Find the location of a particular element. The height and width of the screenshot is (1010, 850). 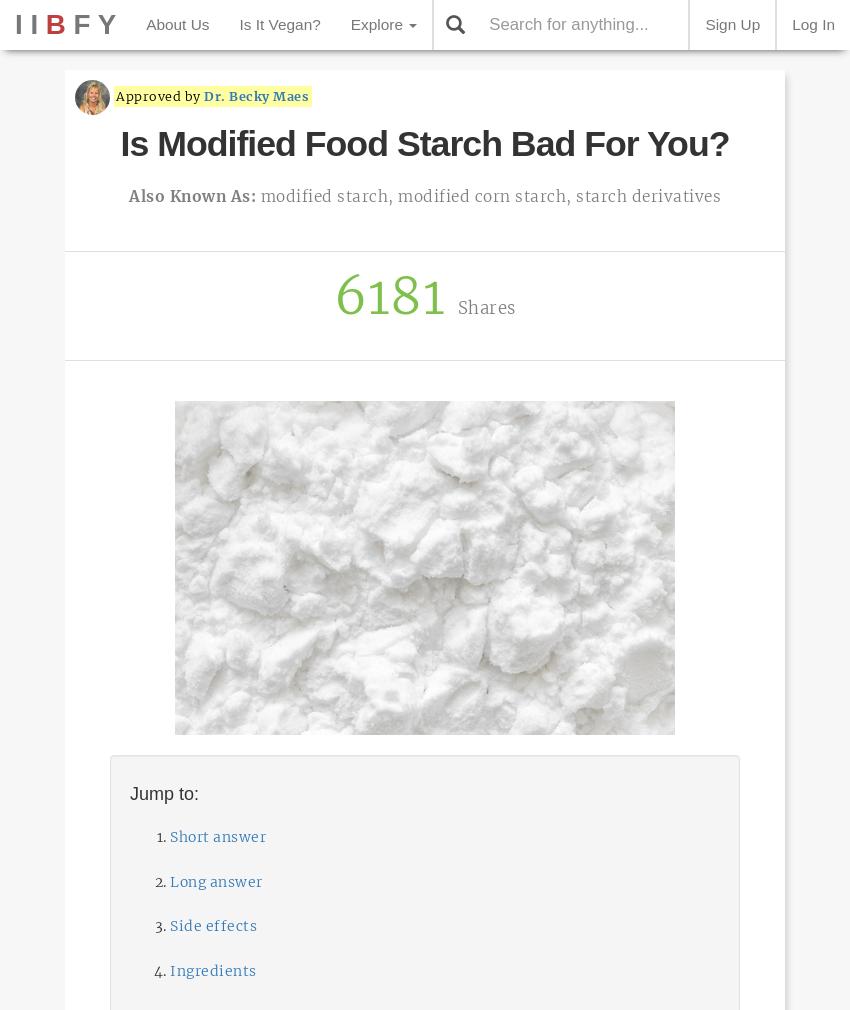

'Short answer' is located at coordinates (218, 836).